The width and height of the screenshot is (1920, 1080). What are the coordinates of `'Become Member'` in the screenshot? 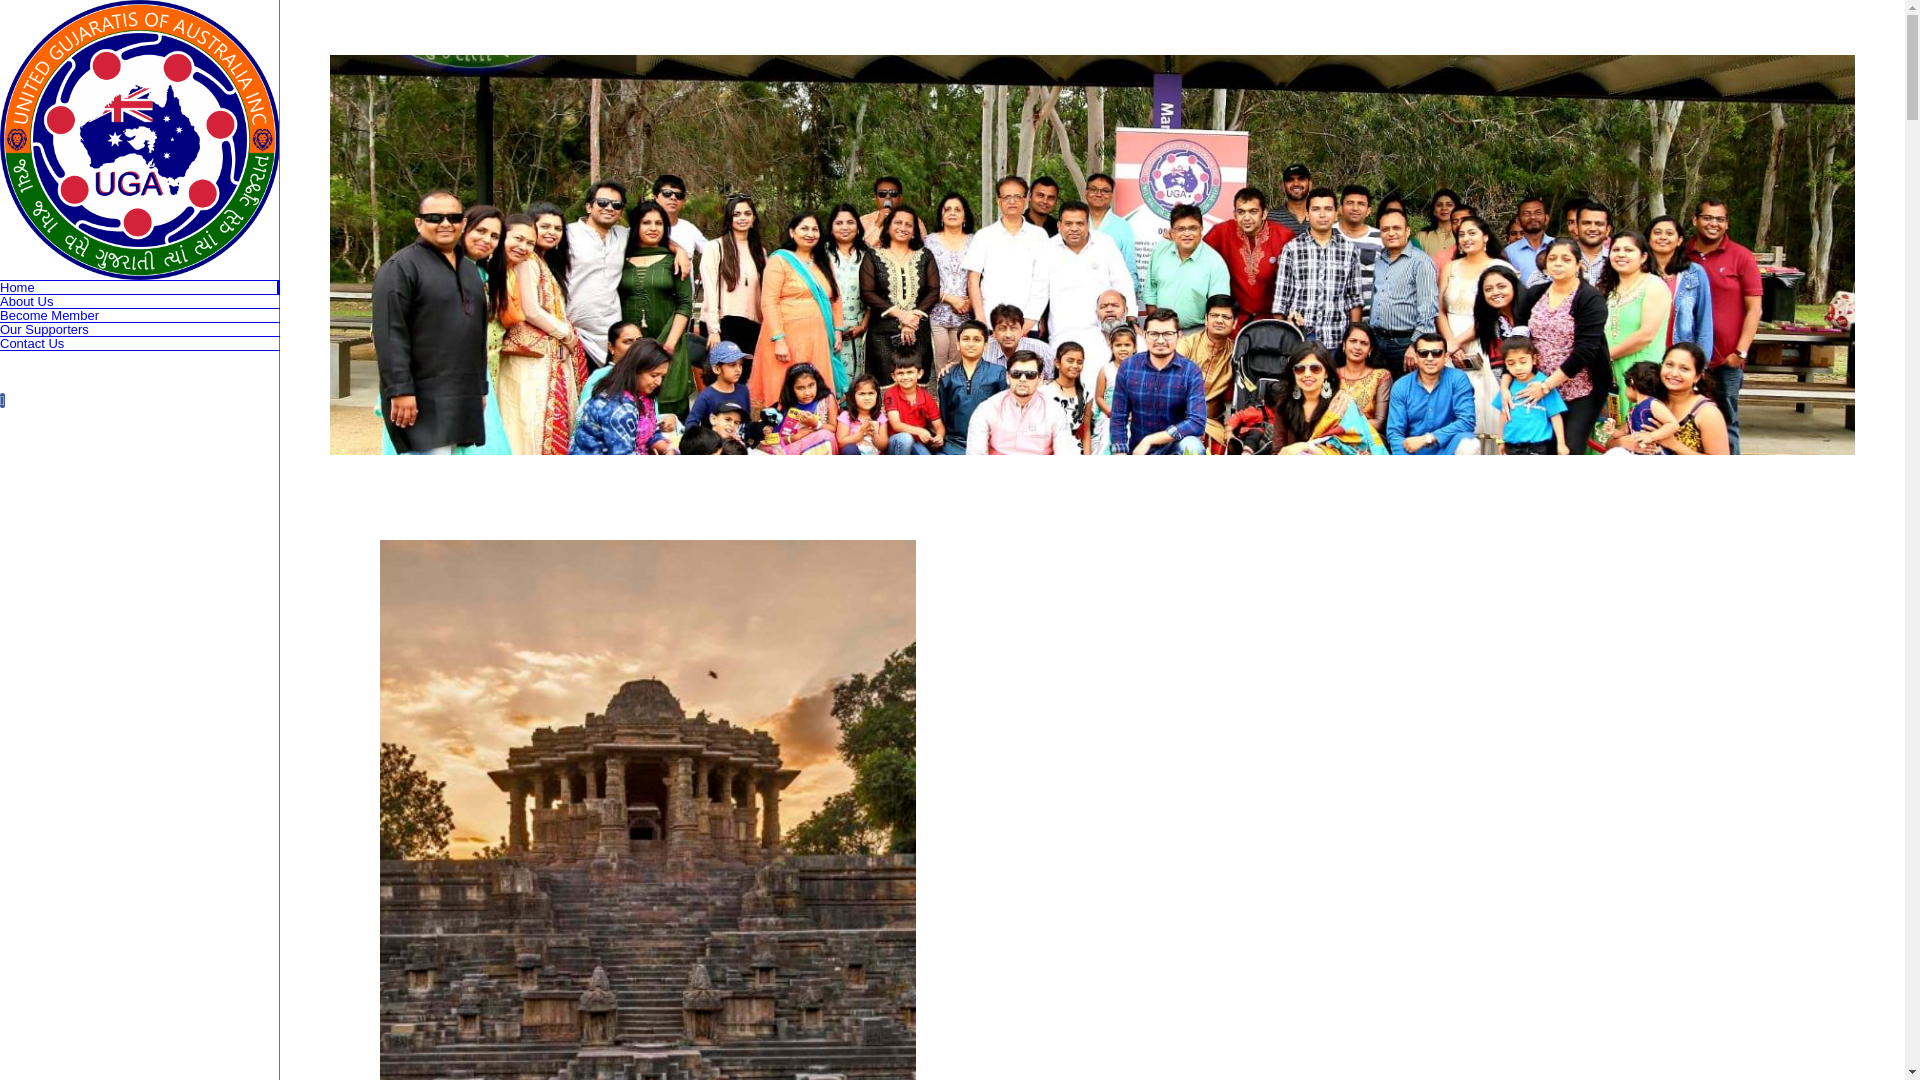 It's located at (138, 315).